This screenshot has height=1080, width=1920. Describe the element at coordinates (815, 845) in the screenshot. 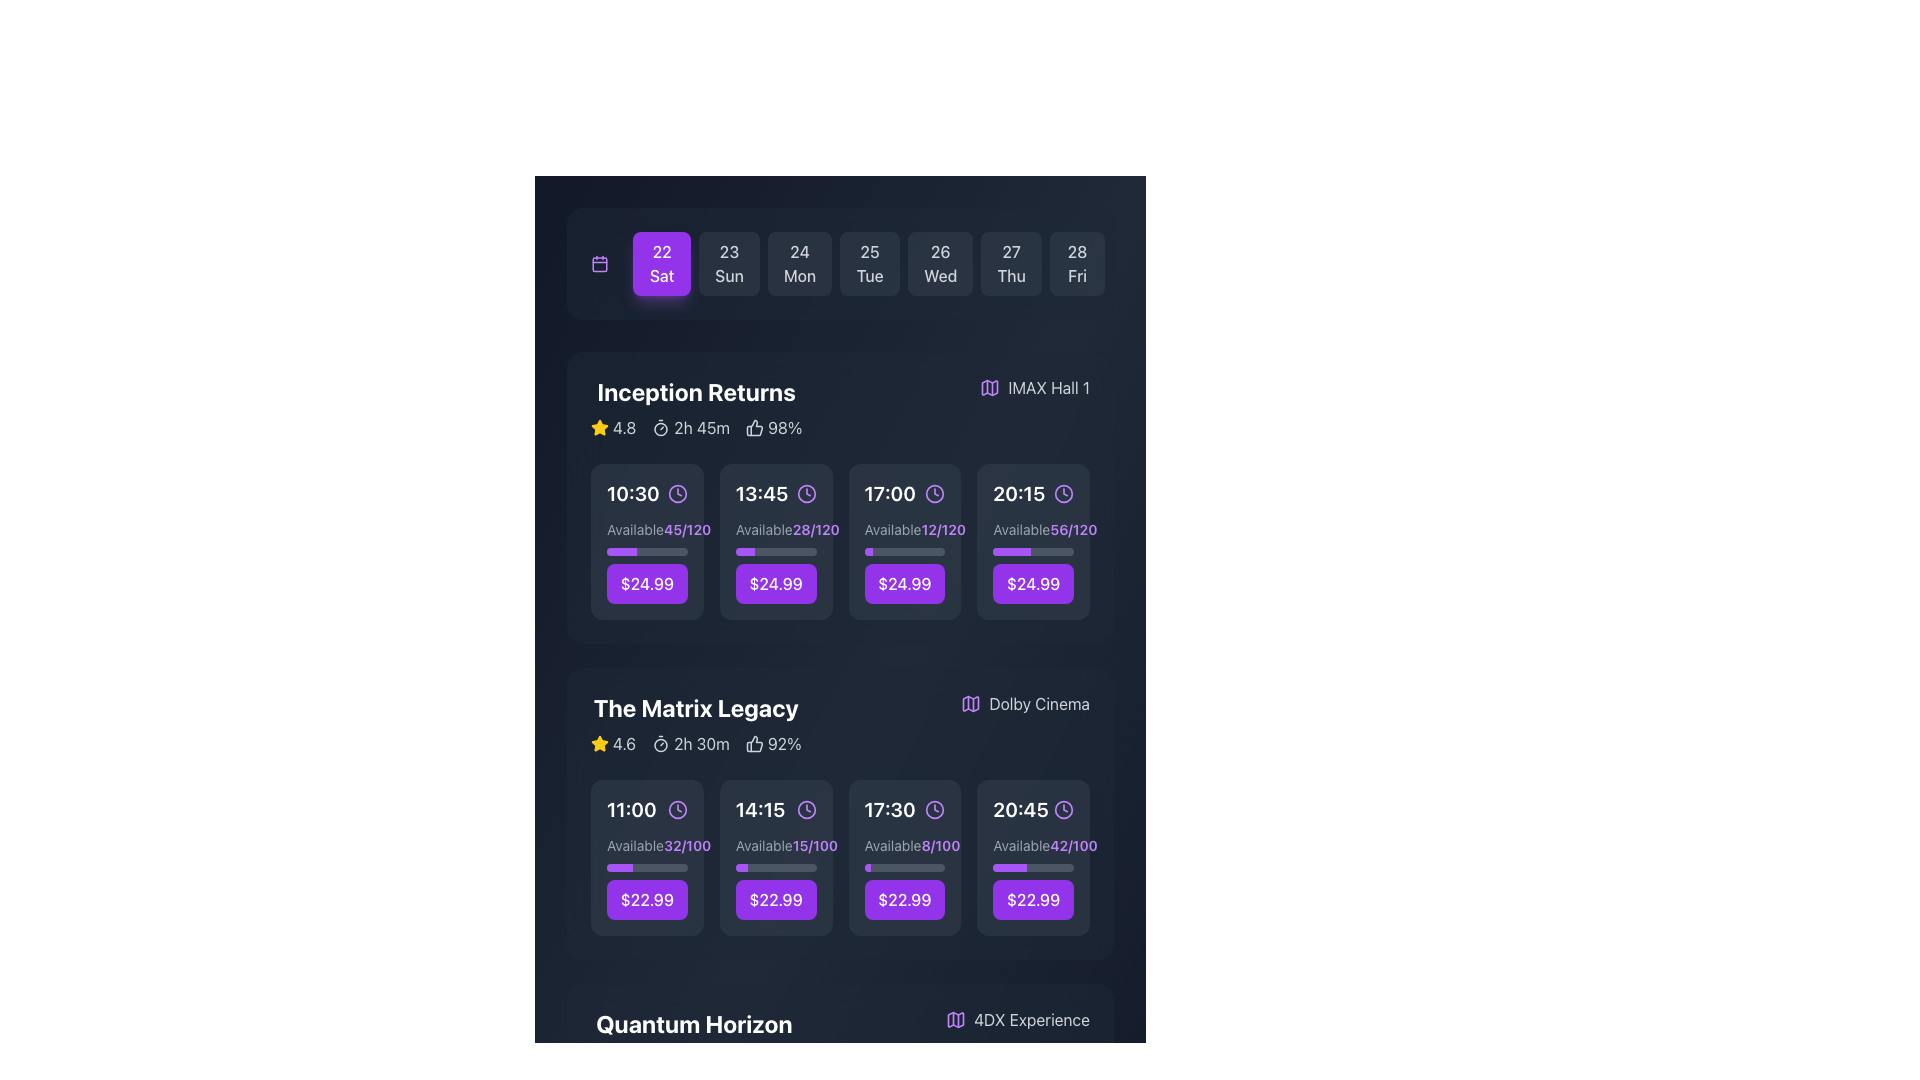

I see `the text label indicating available tickets, which displays '15/100' and is located to the right of the word 'Available' in the second card under 'The Matrix Legacy' section` at that location.